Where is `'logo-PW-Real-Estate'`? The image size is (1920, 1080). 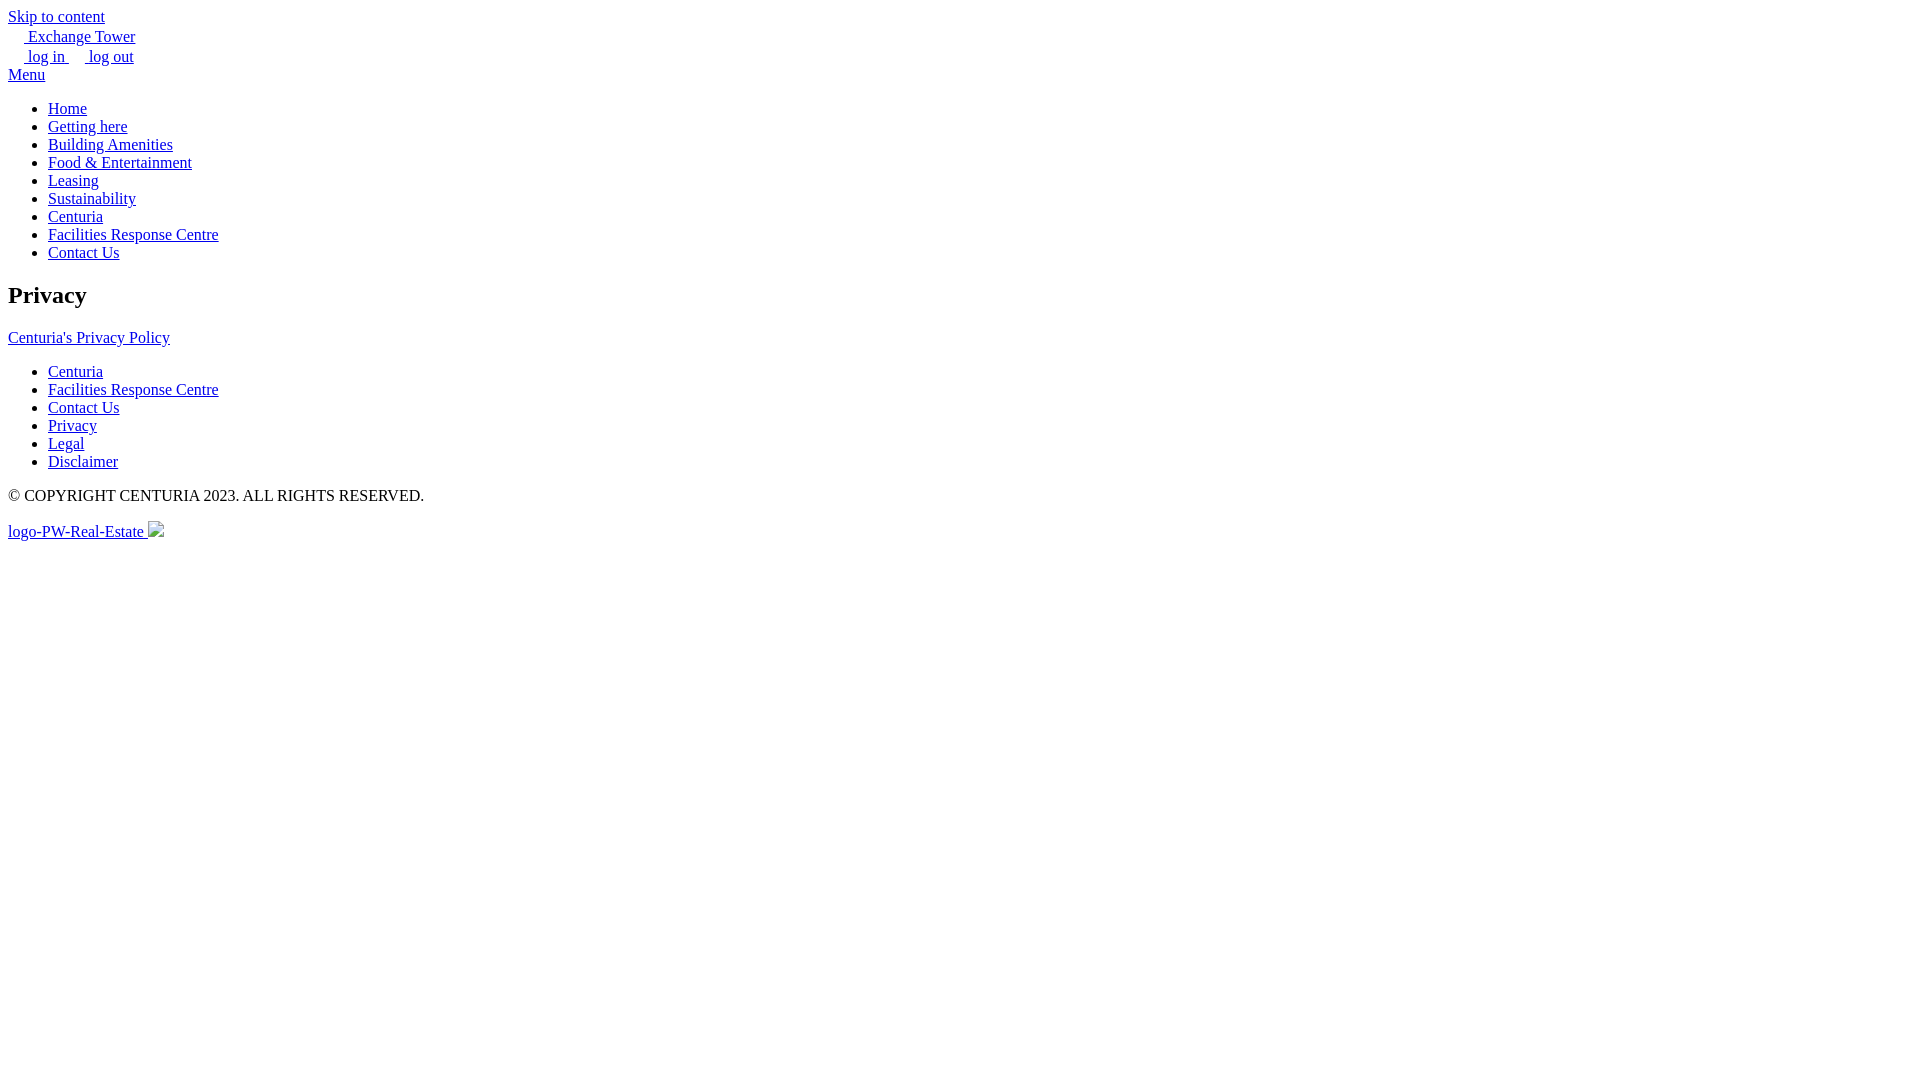
'logo-PW-Real-Estate' is located at coordinates (85, 530).